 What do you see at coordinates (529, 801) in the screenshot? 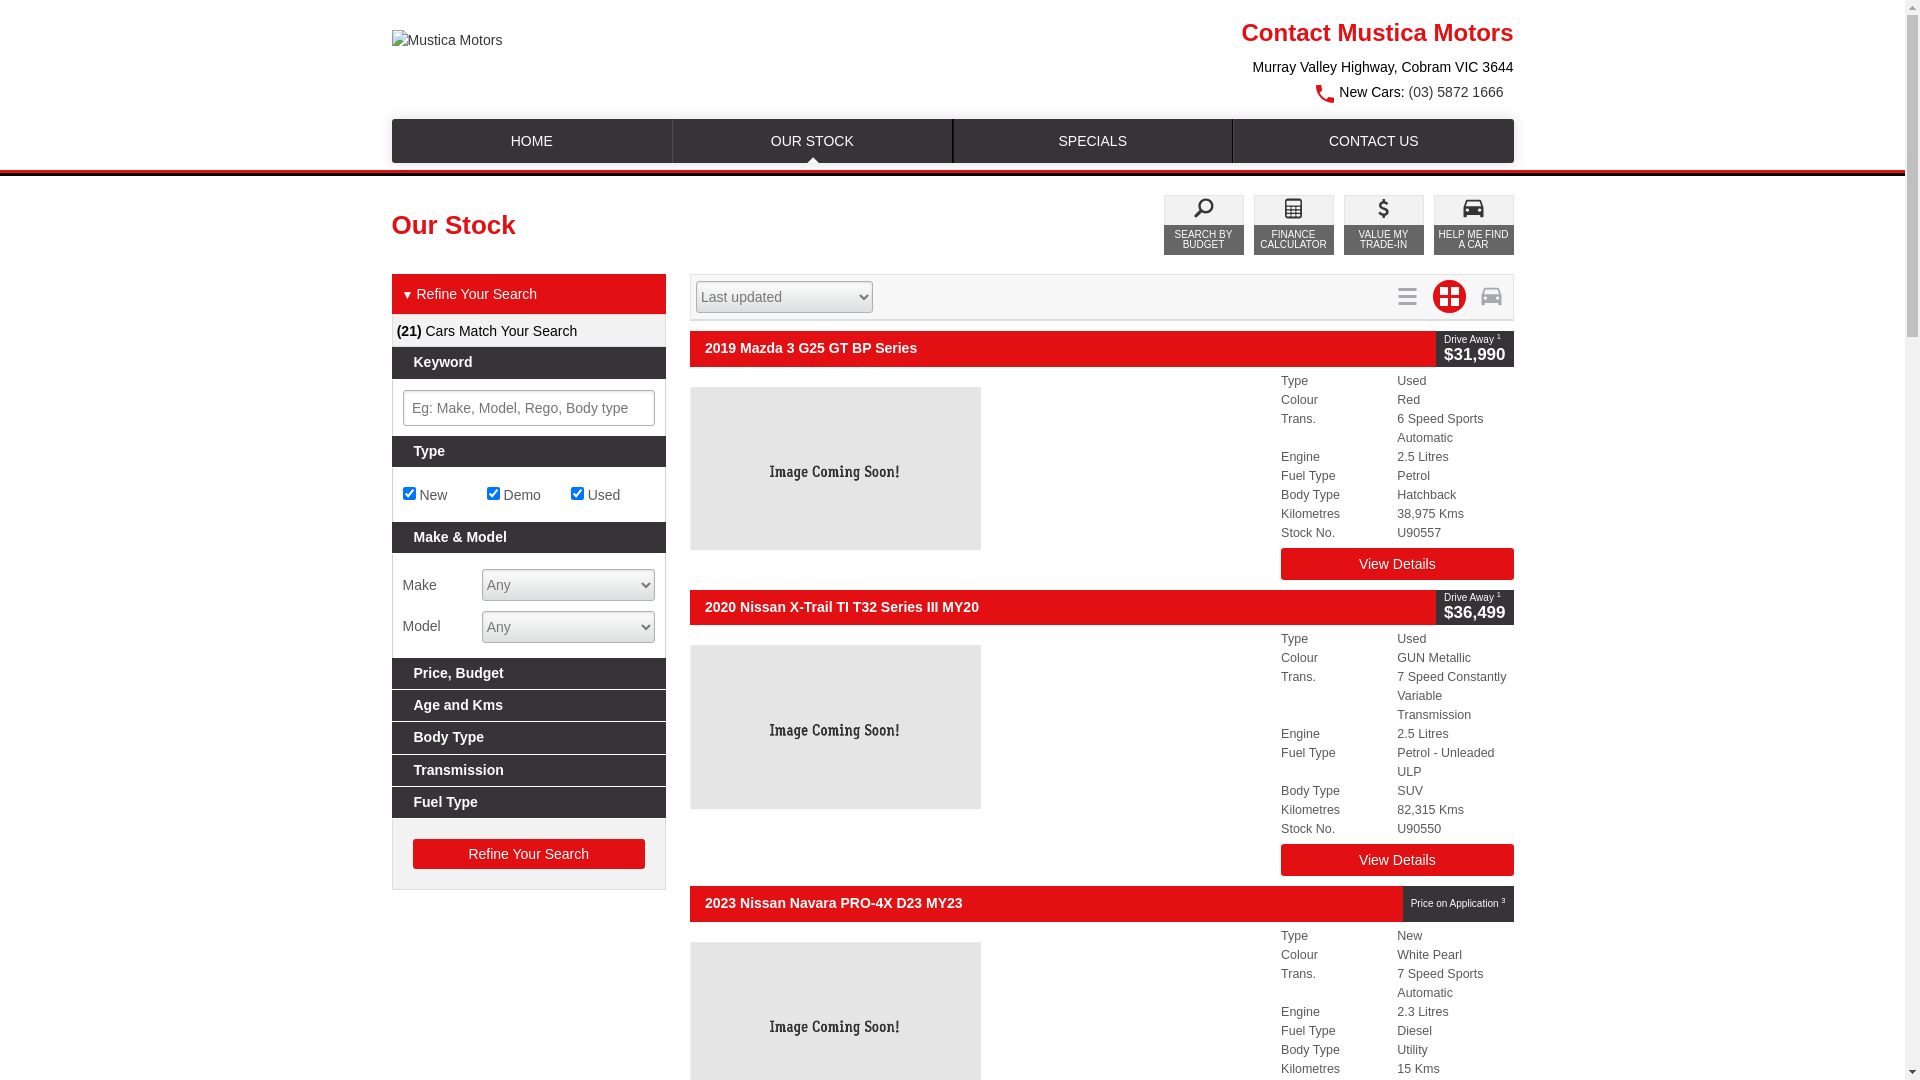
I see `'Fuel Type'` at bounding box center [529, 801].